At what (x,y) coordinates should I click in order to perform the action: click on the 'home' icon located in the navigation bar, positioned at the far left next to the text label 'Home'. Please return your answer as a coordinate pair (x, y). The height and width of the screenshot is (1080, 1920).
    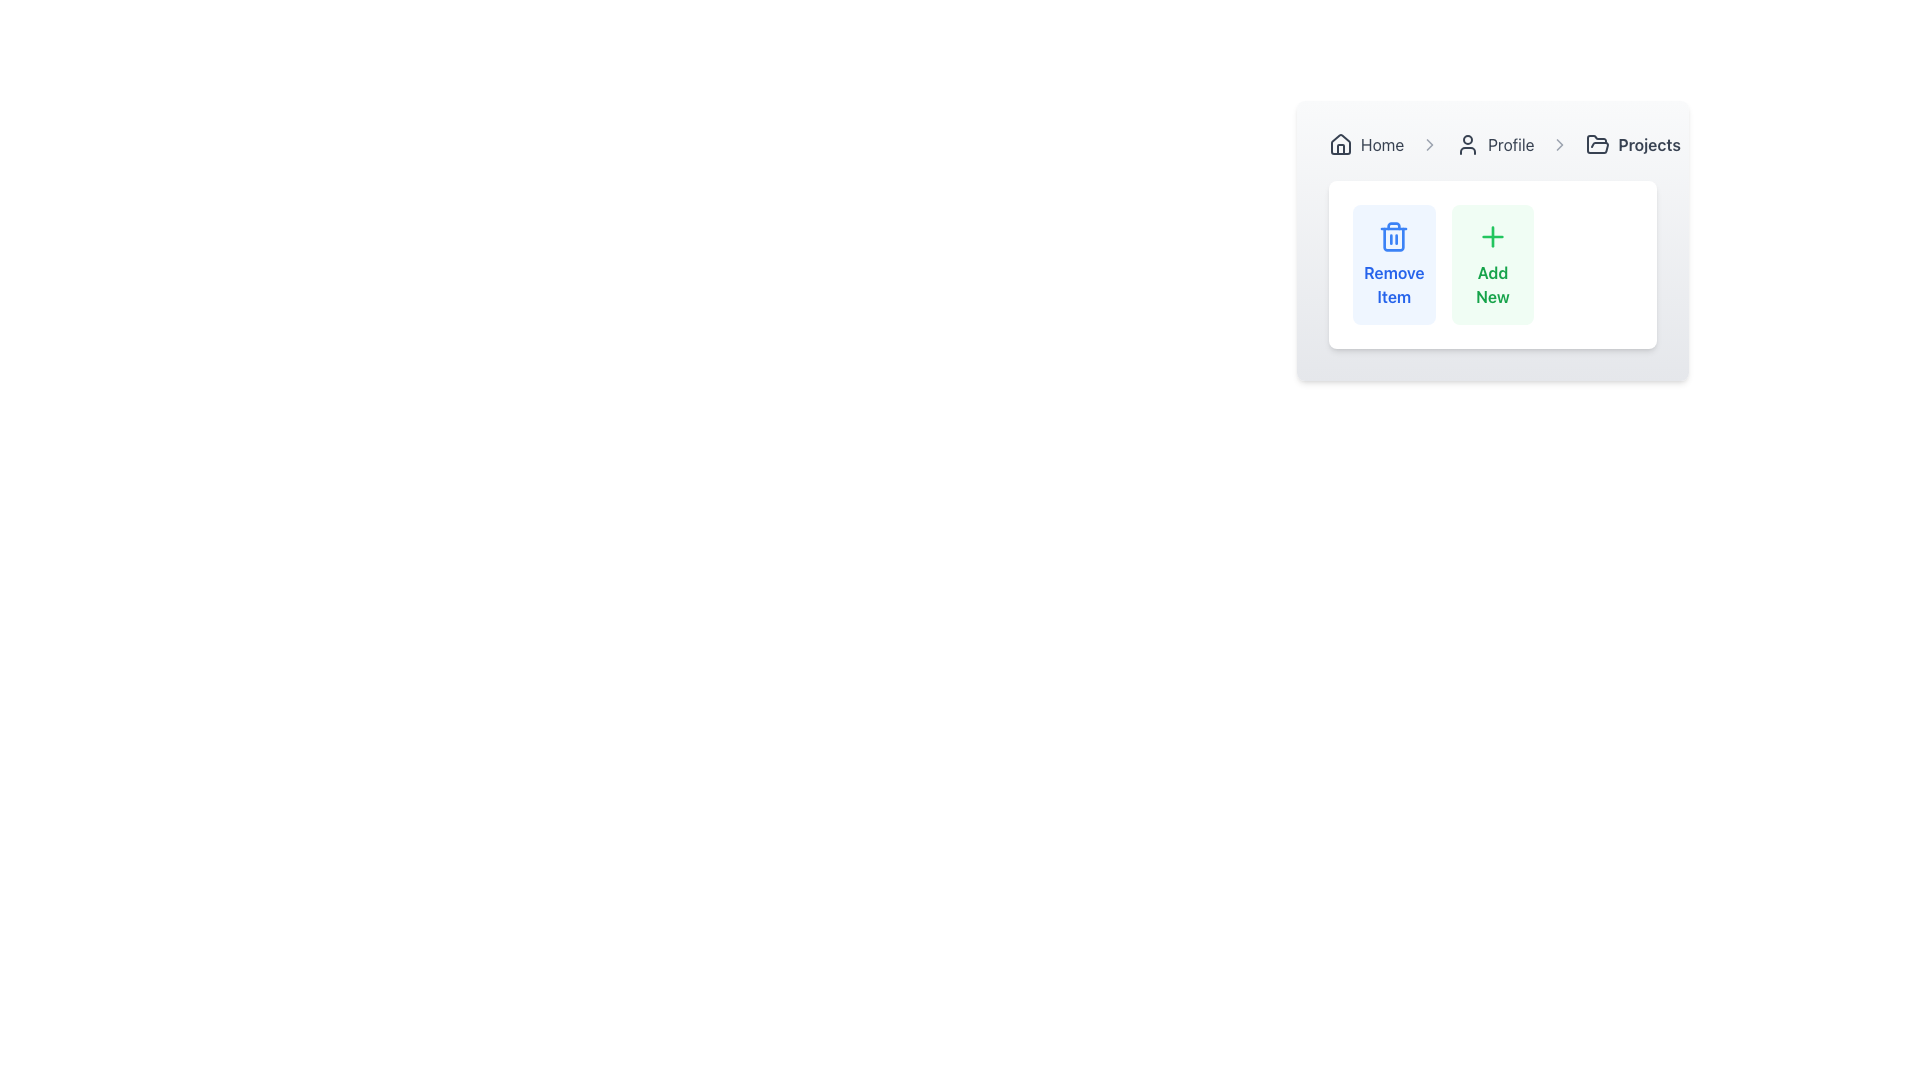
    Looking at the image, I should click on (1340, 142).